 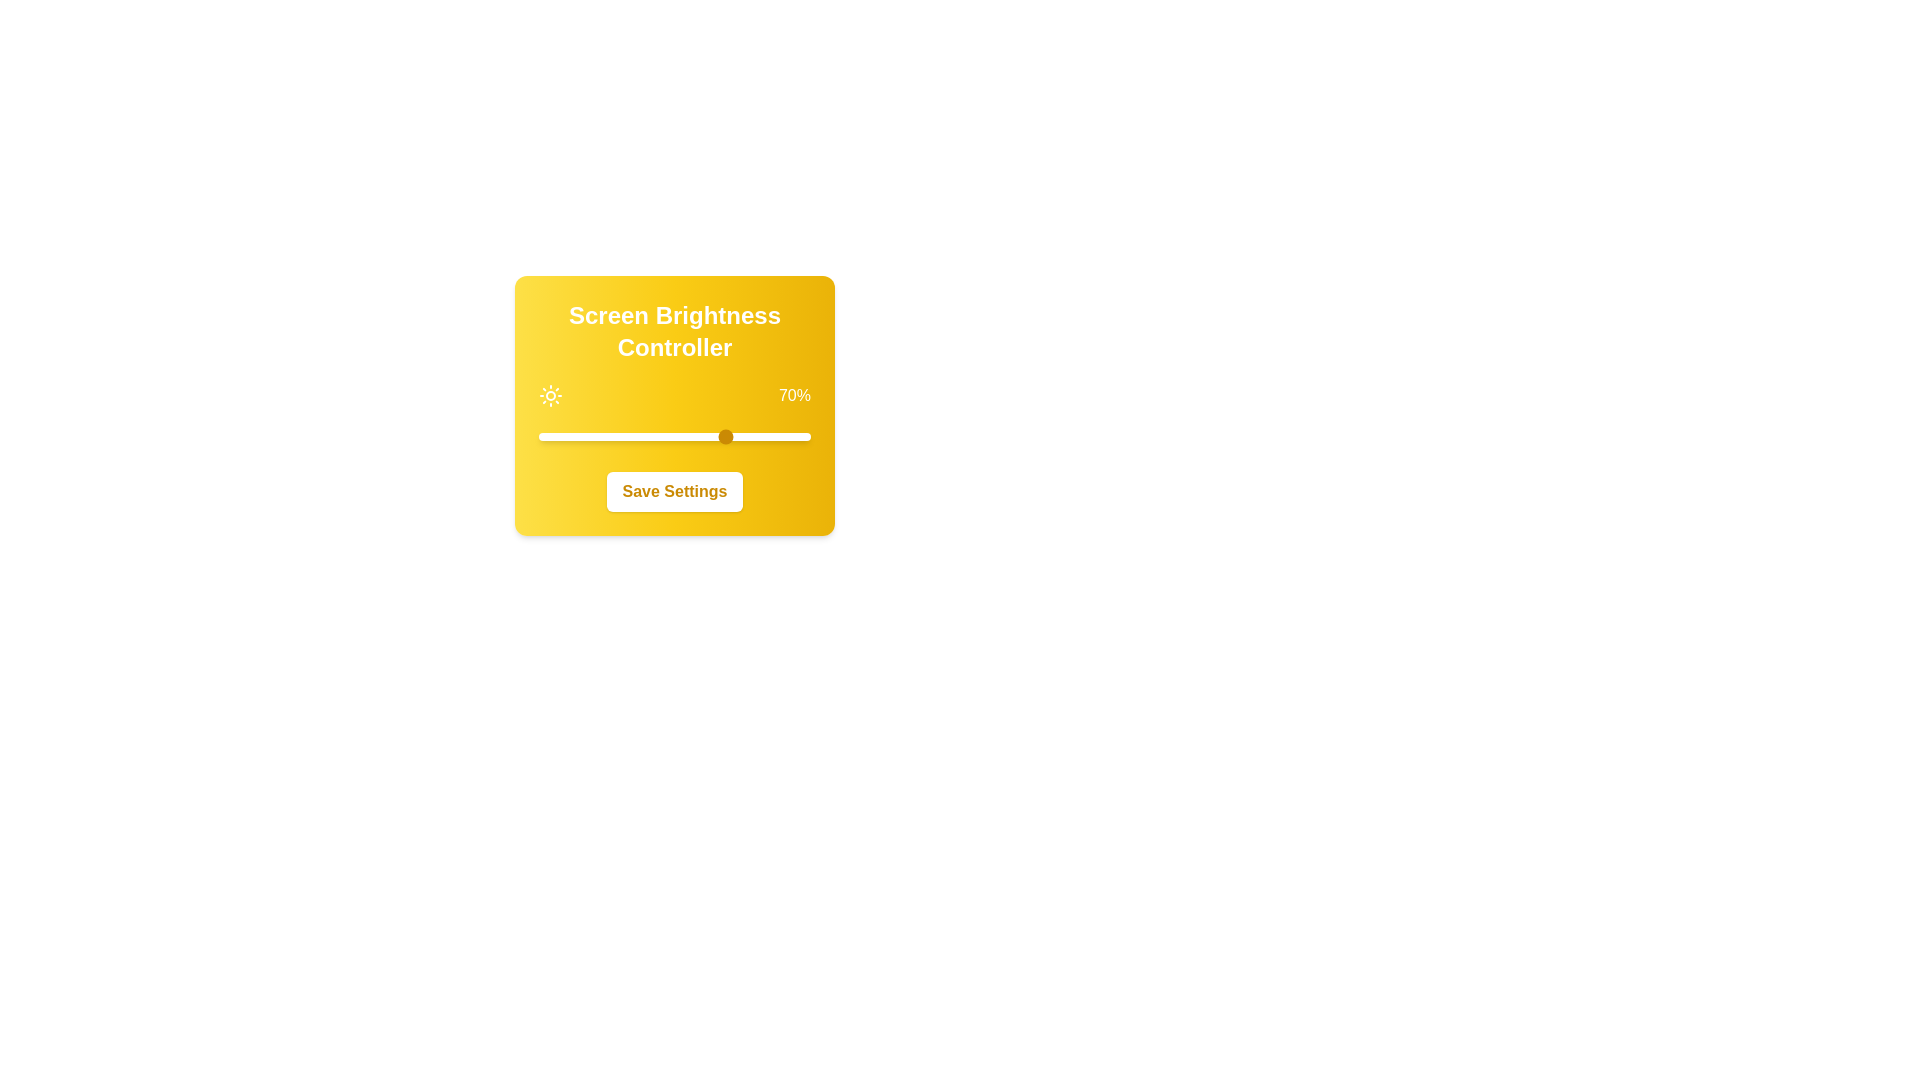 What do you see at coordinates (675, 492) in the screenshot?
I see `'Save Settings' button to save the current brightness level` at bounding box center [675, 492].